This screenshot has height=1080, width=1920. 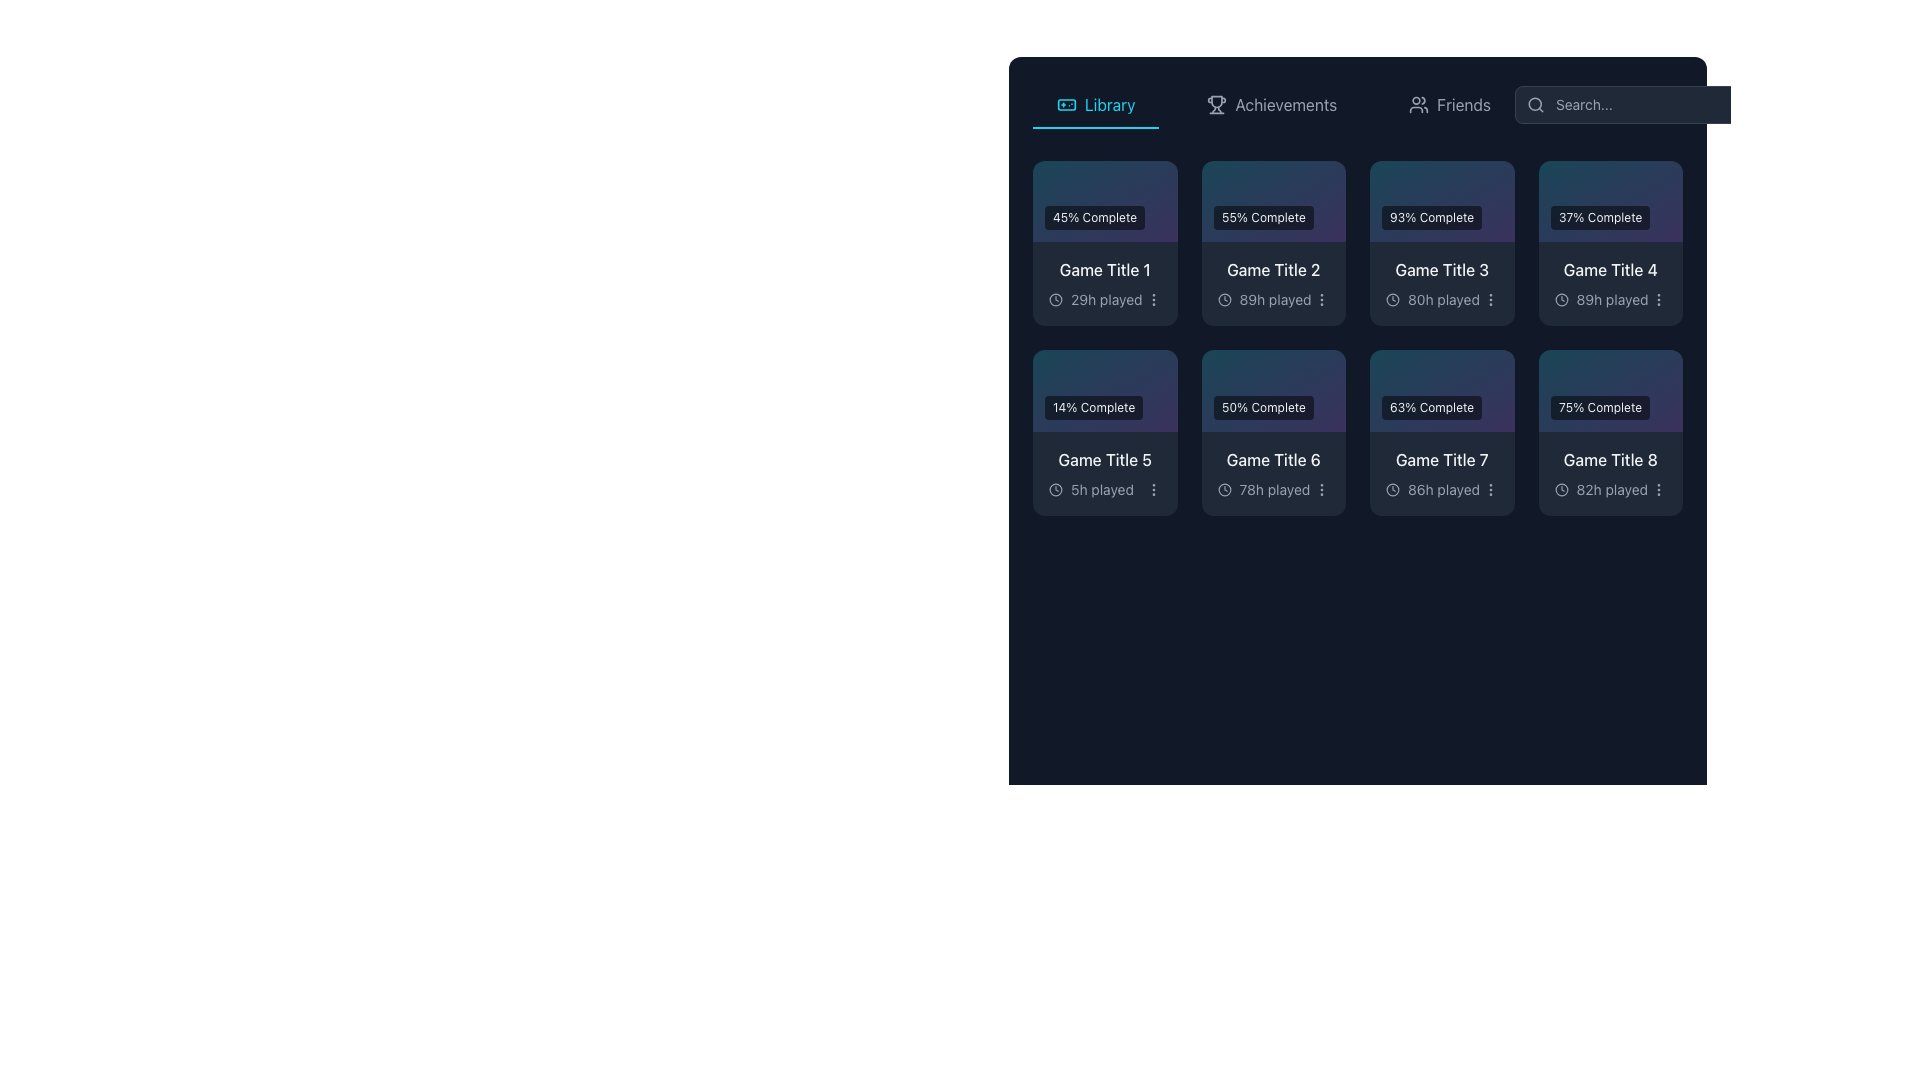 What do you see at coordinates (1262, 218) in the screenshot?
I see `the progress indicator text label located at the bottom-left corner of the second card in the first row of the grid layout` at bounding box center [1262, 218].